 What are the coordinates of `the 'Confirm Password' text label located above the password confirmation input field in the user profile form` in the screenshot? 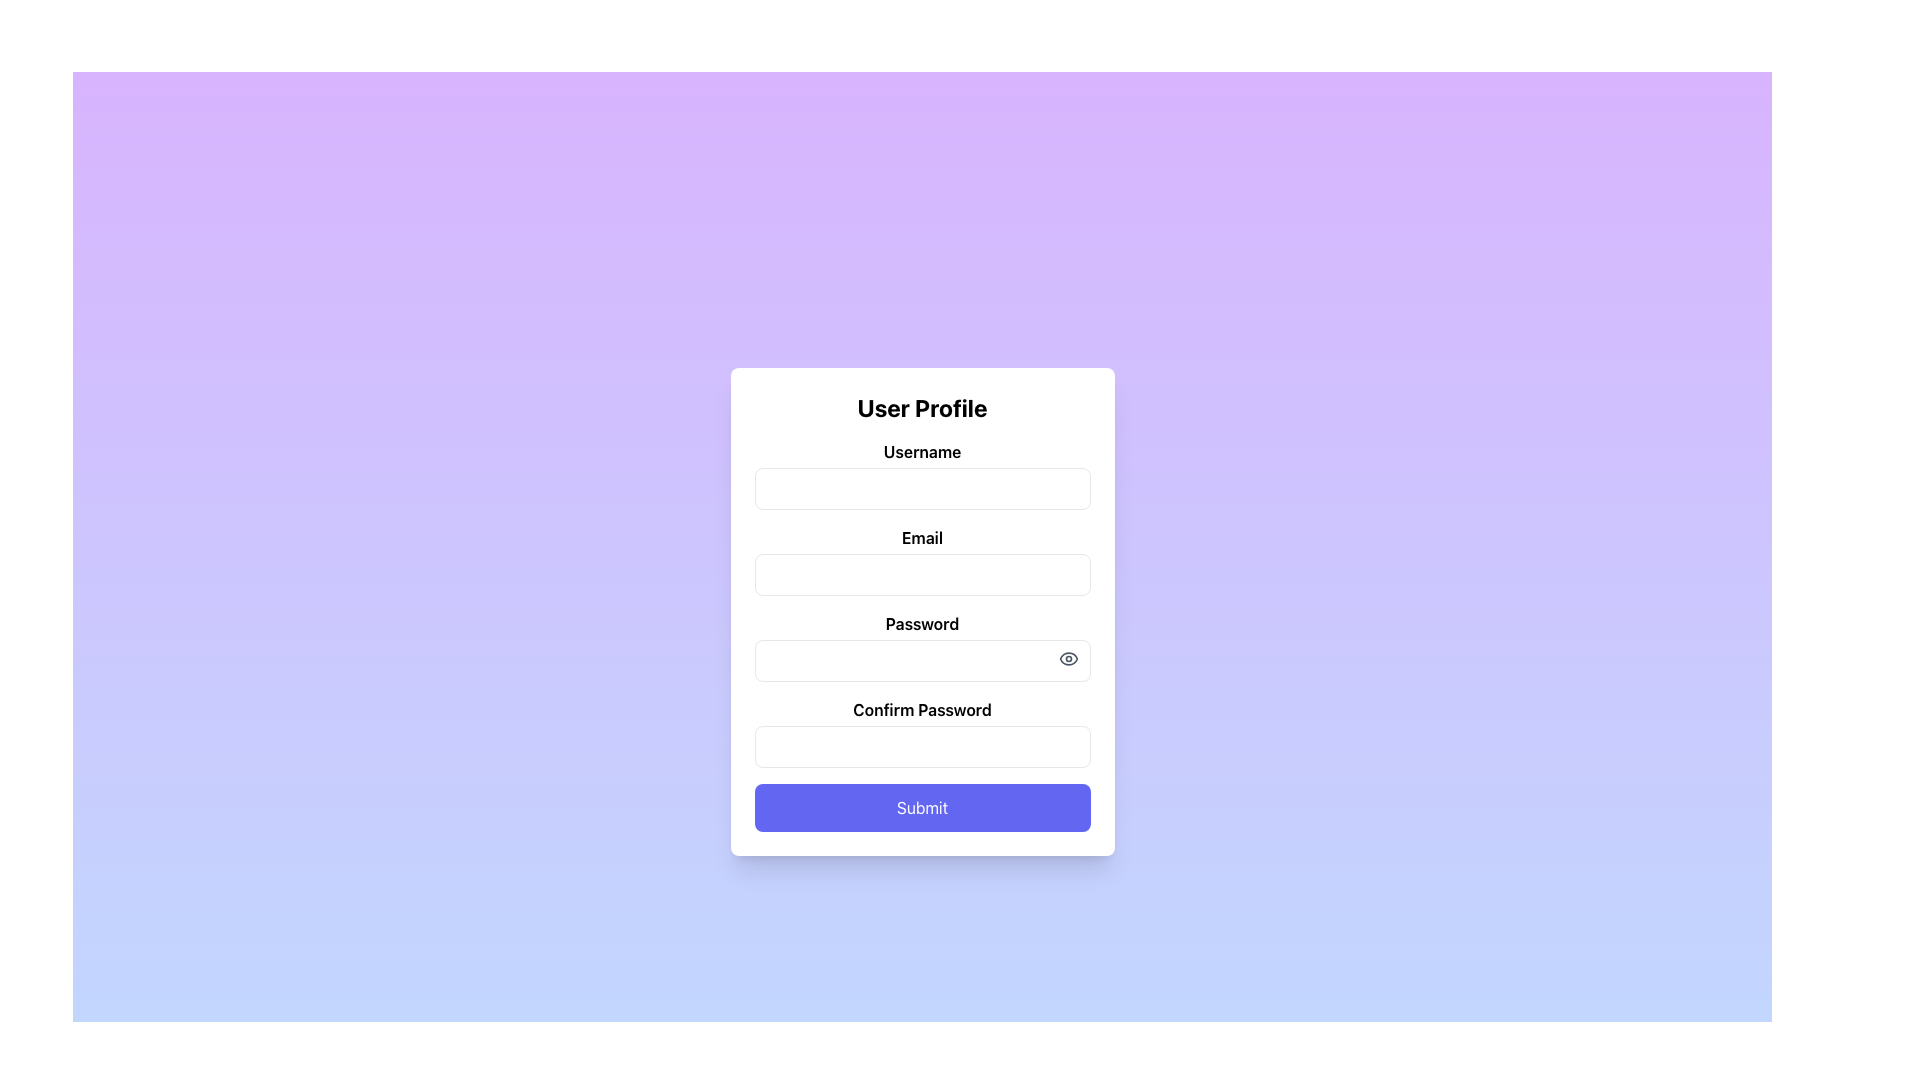 It's located at (921, 708).